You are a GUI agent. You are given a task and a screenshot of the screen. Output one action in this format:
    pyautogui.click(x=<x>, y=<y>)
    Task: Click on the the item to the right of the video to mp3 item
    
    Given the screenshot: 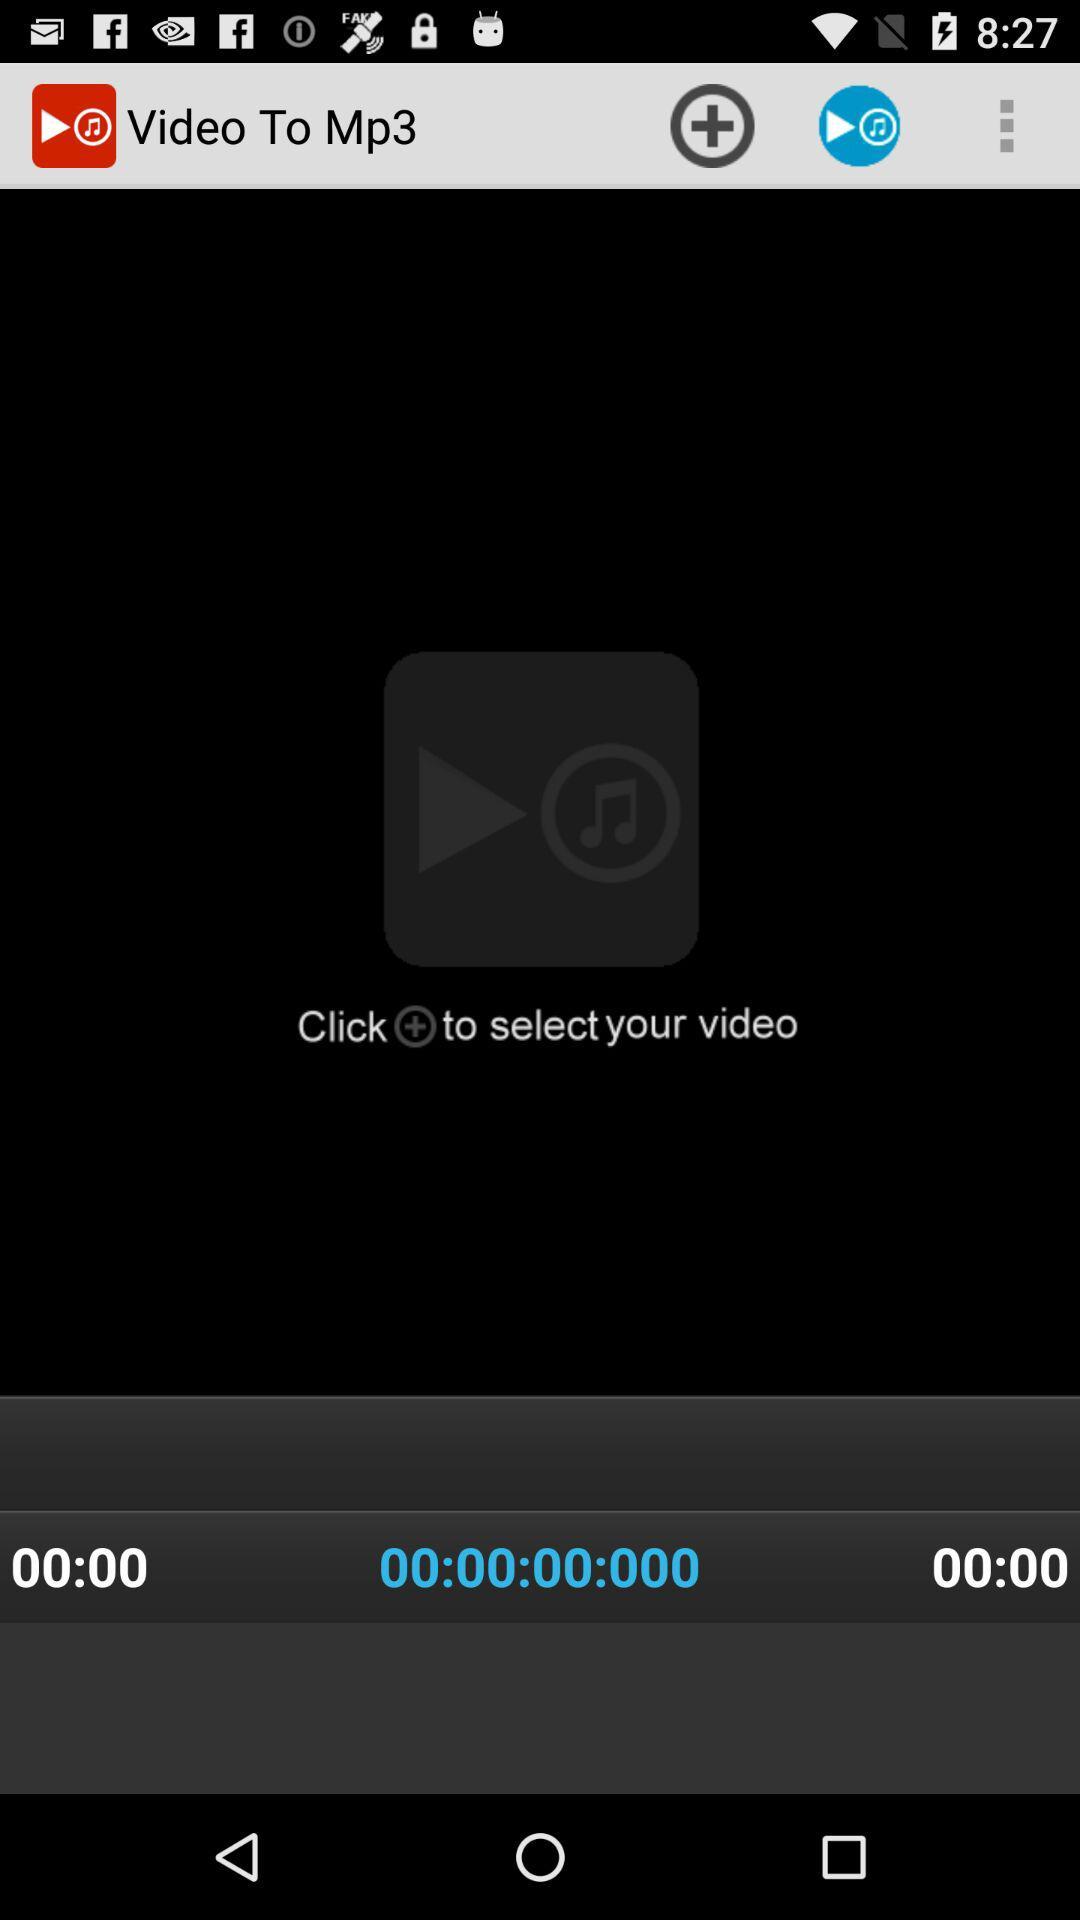 What is the action you would take?
    pyautogui.click(x=711, y=124)
    